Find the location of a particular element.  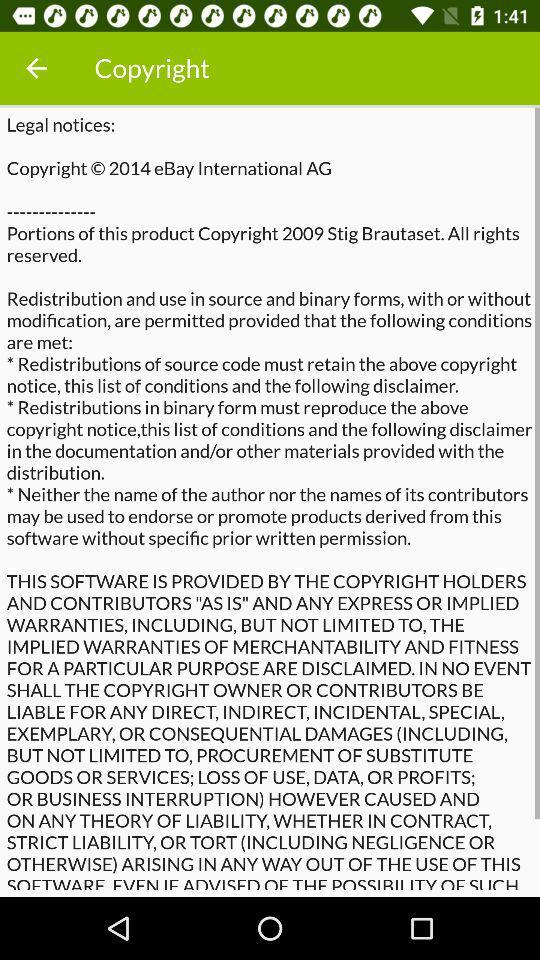

item next to the copyright item is located at coordinates (36, 68).